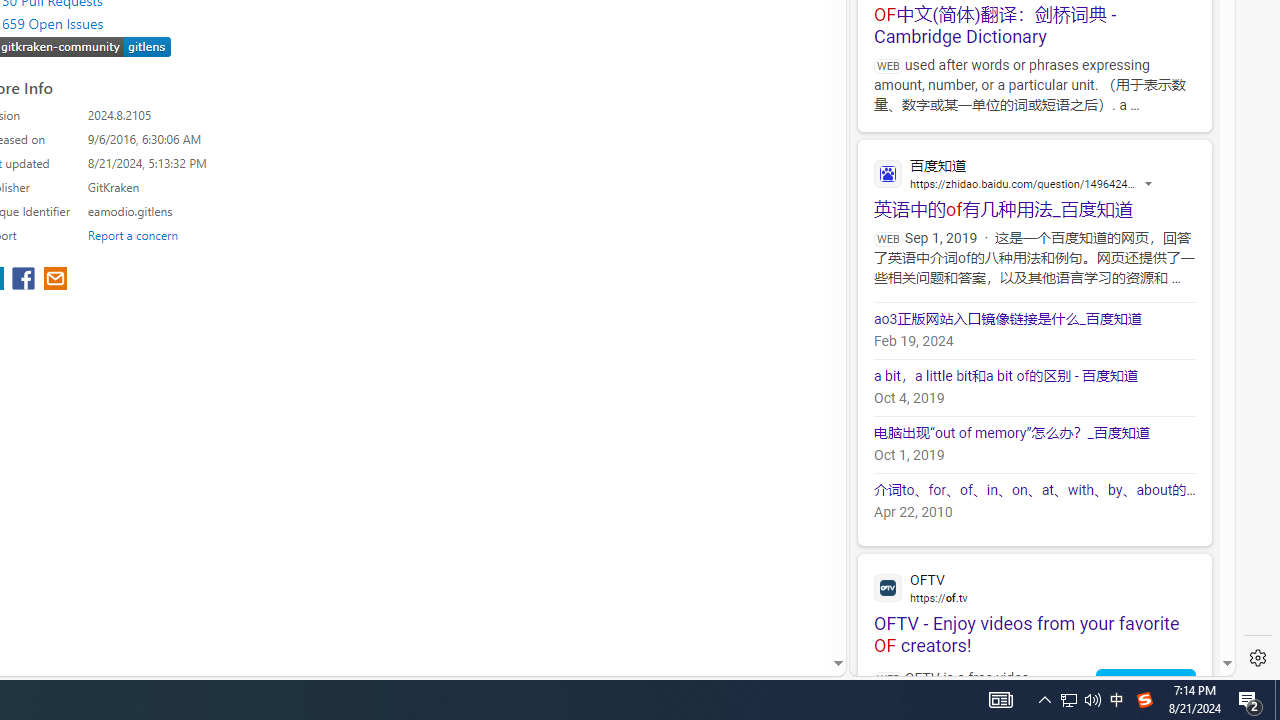  What do you see at coordinates (55, 280) in the screenshot?
I see `'share extension on email'` at bounding box center [55, 280].